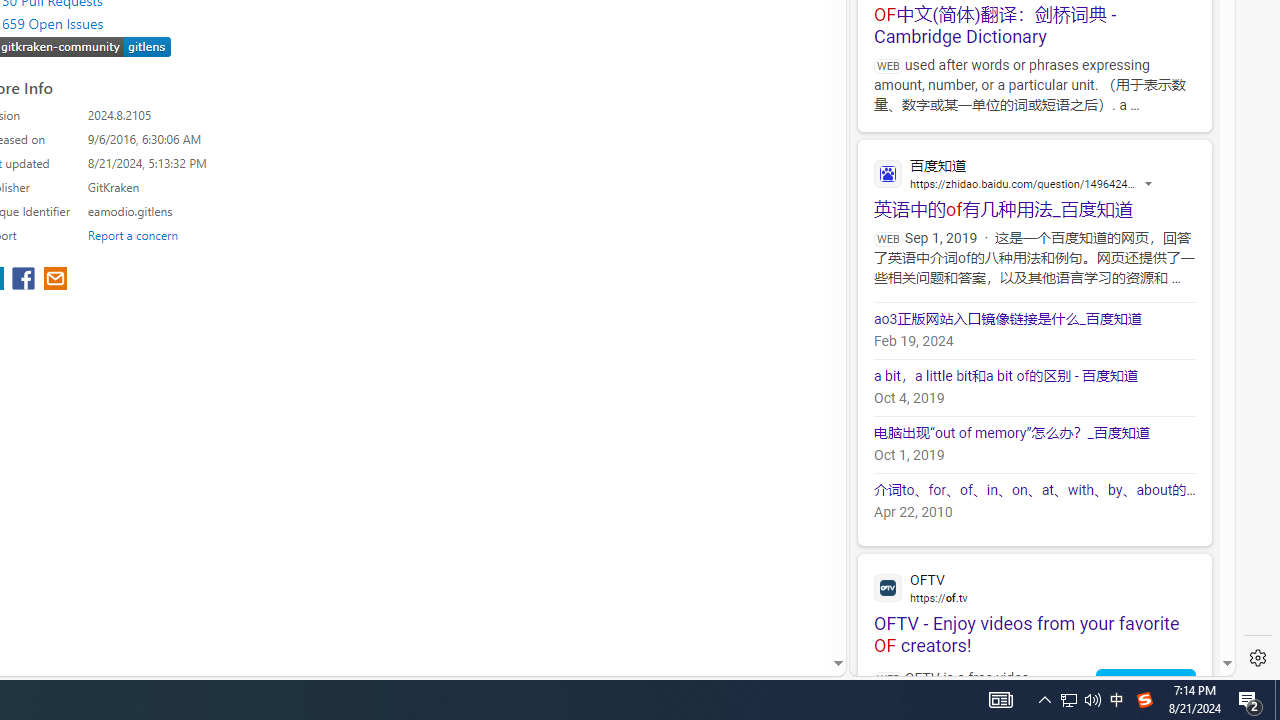  What do you see at coordinates (55, 280) in the screenshot?
I see `'share extension on email'` at bounding box center [55, 280].